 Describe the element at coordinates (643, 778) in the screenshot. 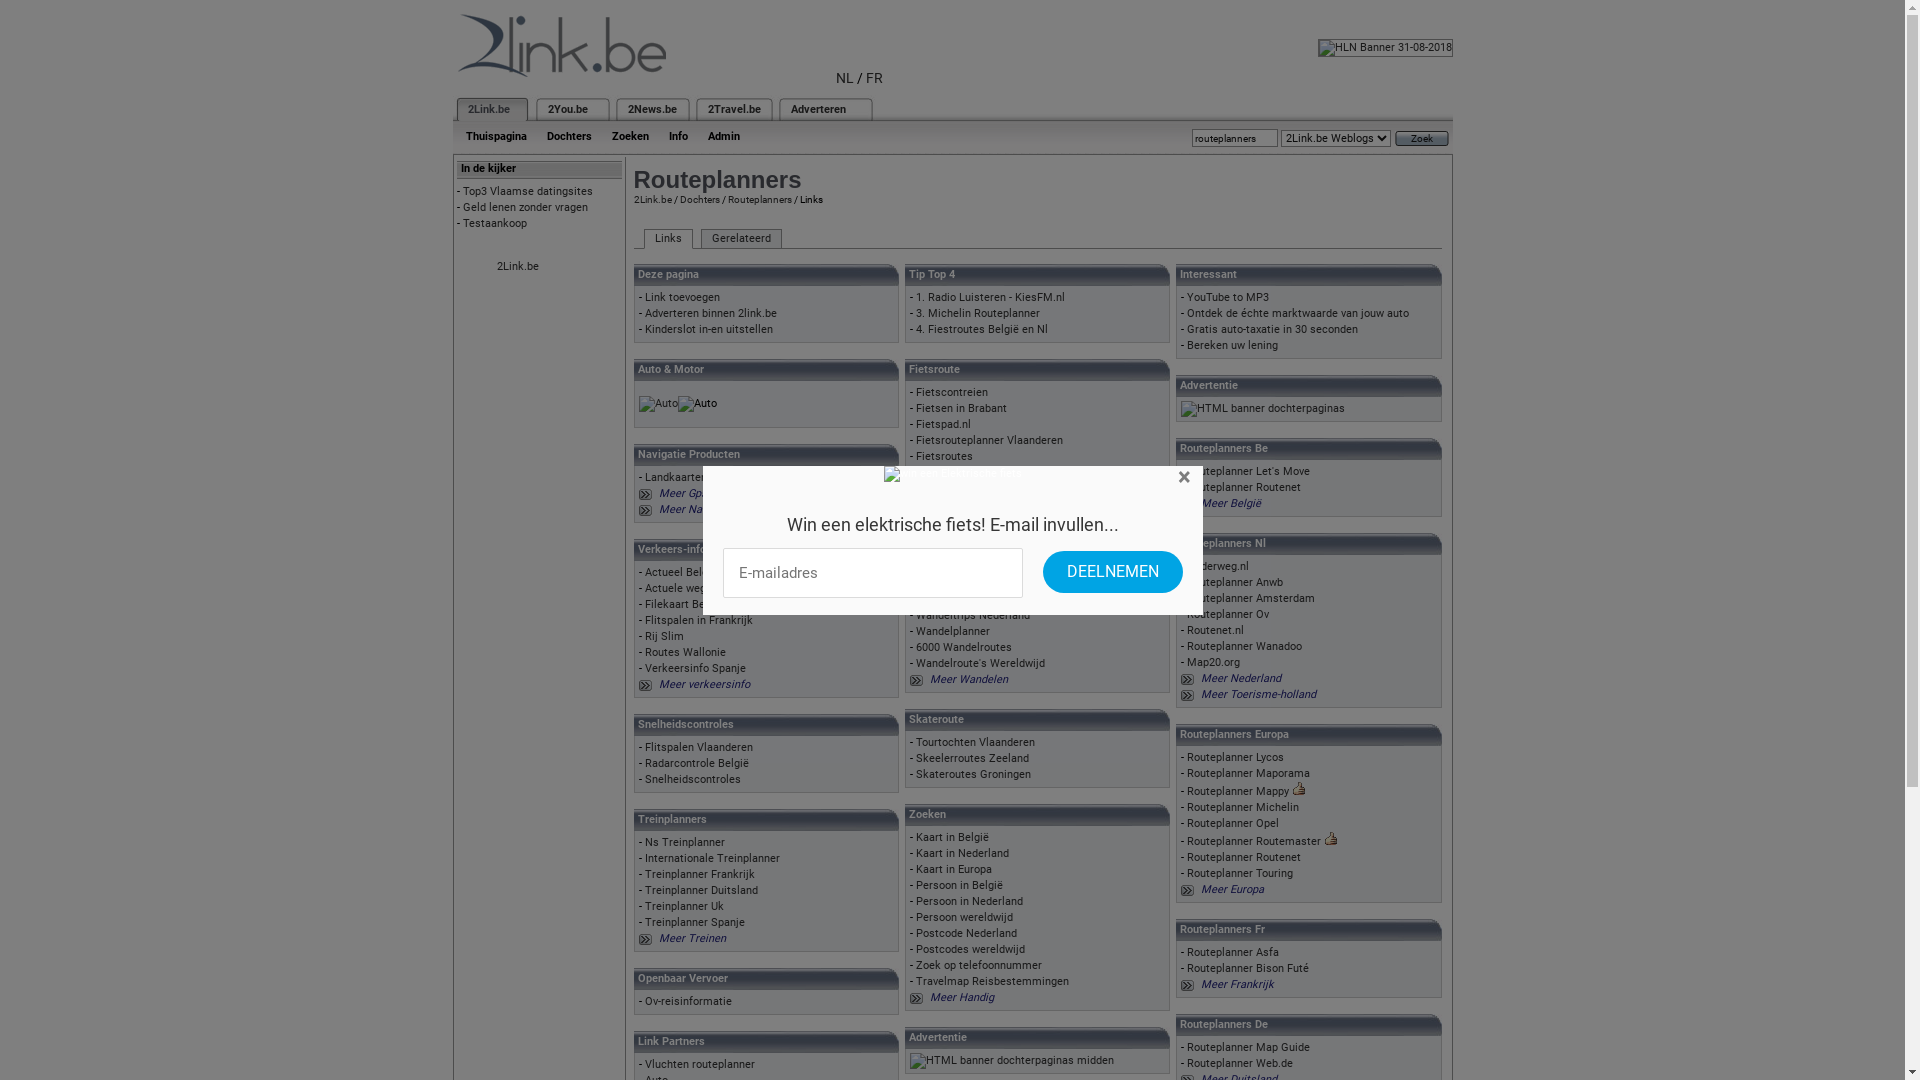

I see `'Snelheidscontroles'` at that location.